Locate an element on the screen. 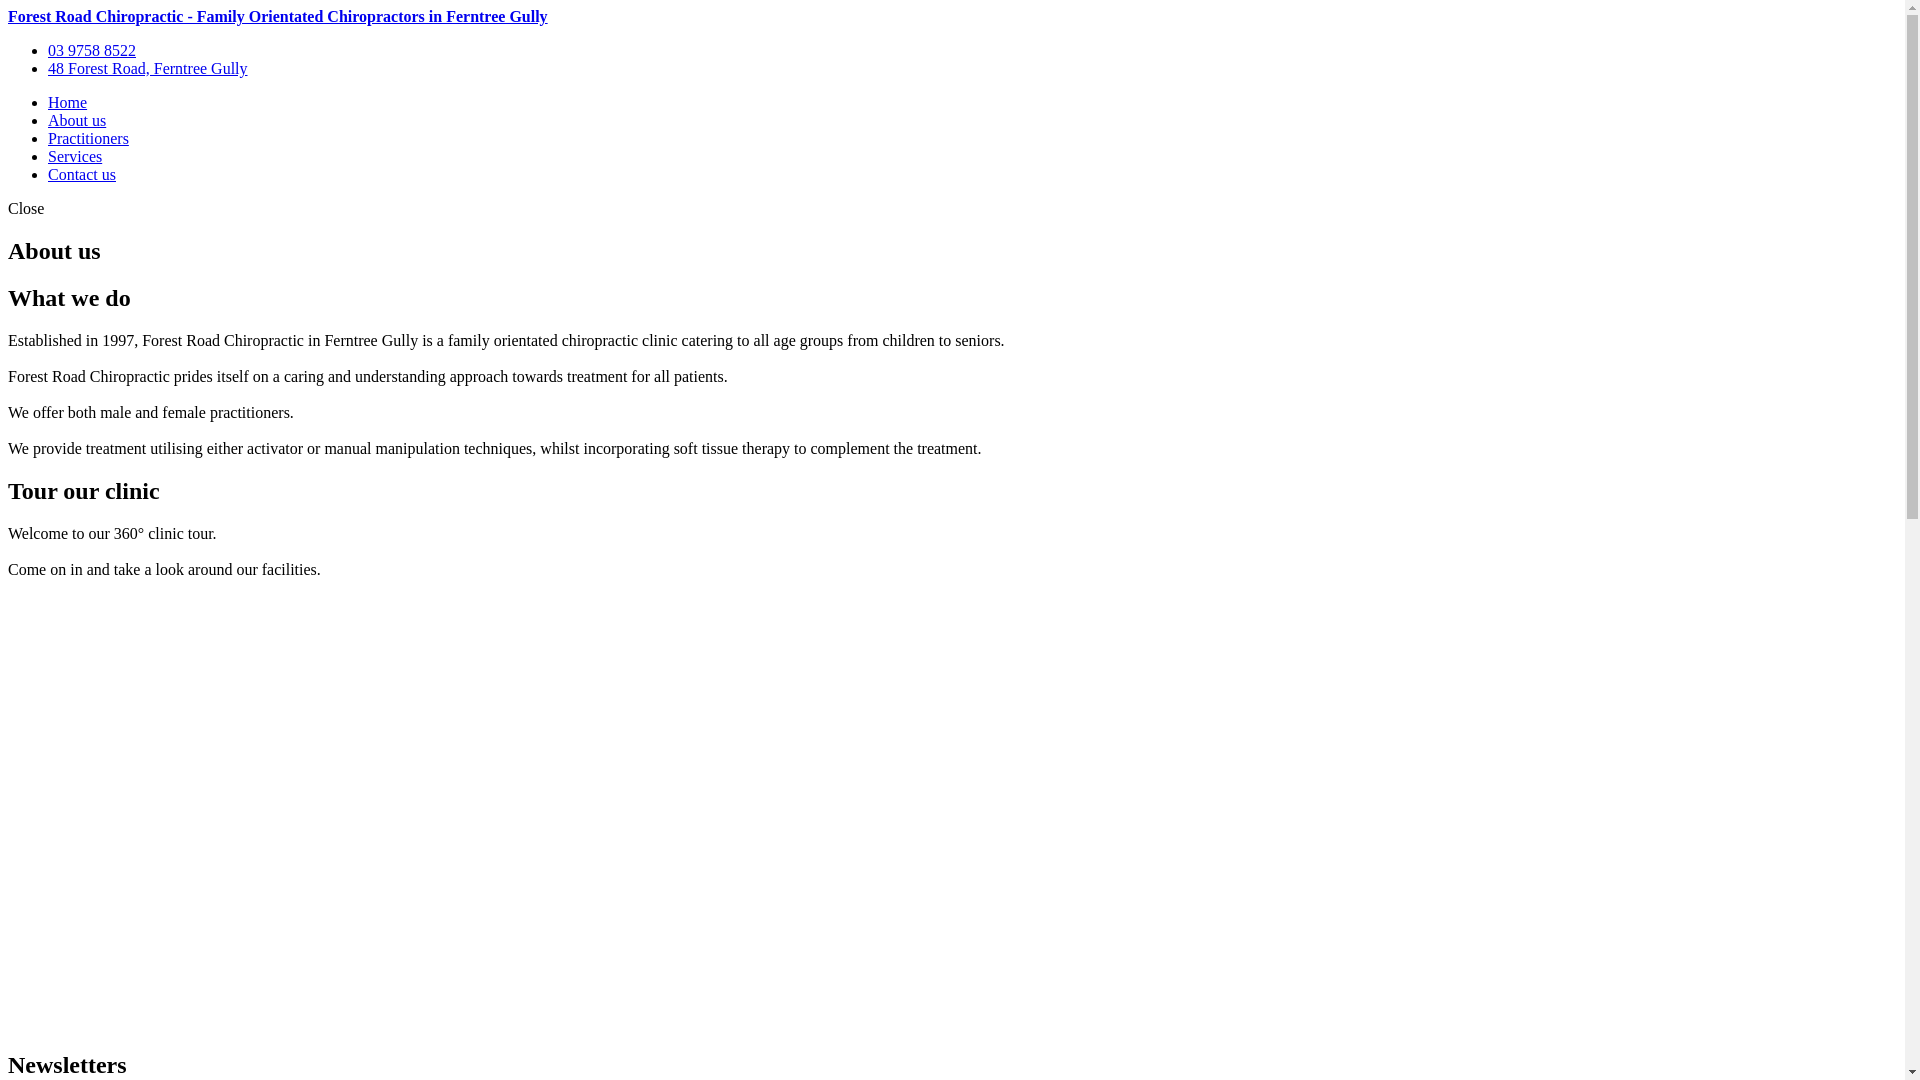  'Practitioners' is located at coordinates (87, 137).